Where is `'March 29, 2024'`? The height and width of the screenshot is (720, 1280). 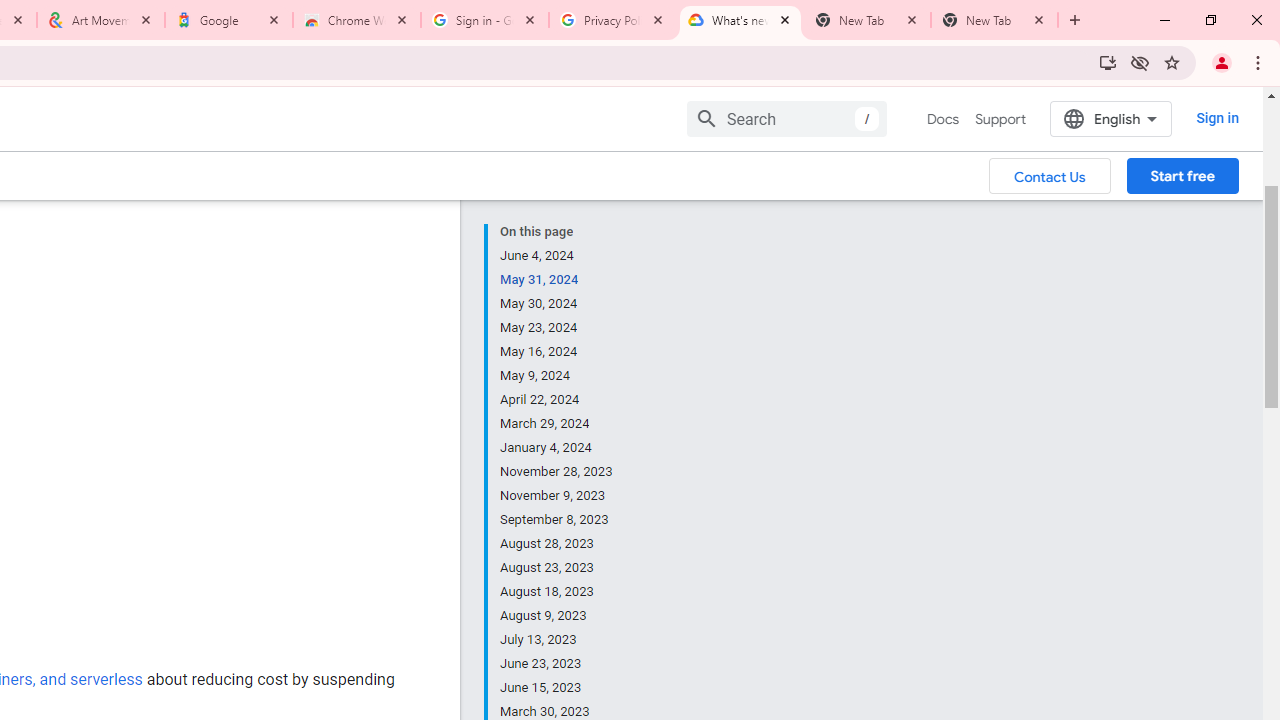
'March 29, 2024' is located at coordinates (557, 423).